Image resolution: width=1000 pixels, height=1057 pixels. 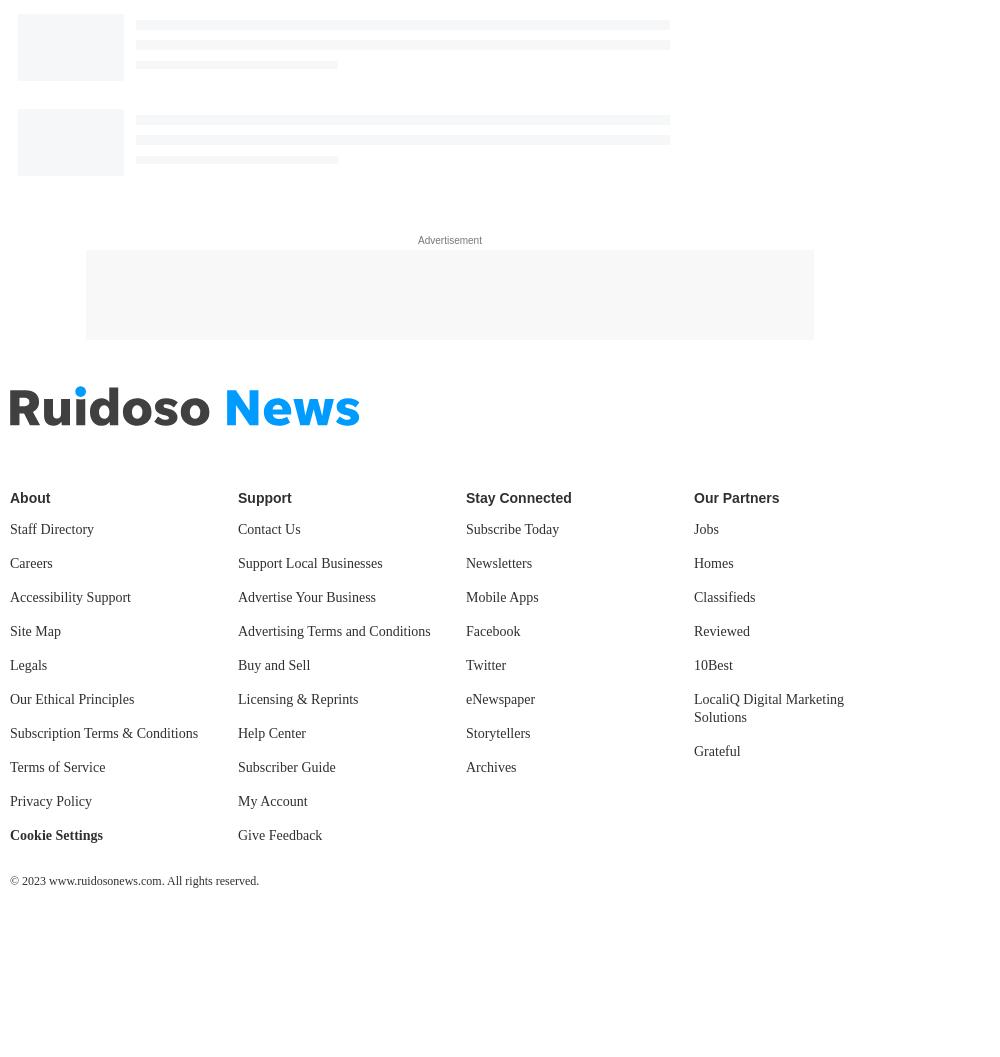 What do you see at coordinates (333, 631) in the screenshot?
I see `'Advertising Terms and Conditions'` at bounding box center [333, 631].